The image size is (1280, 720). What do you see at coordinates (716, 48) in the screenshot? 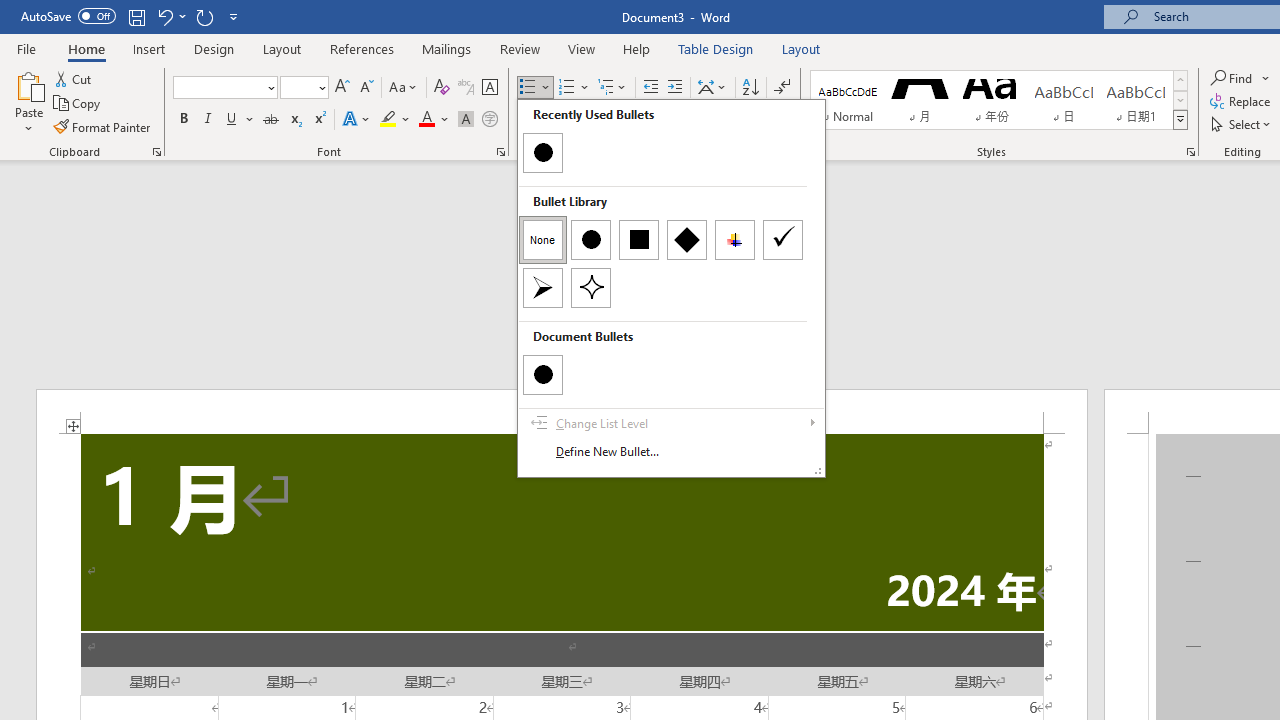
I see `'Table Design'` at bounding box center [716, 48].